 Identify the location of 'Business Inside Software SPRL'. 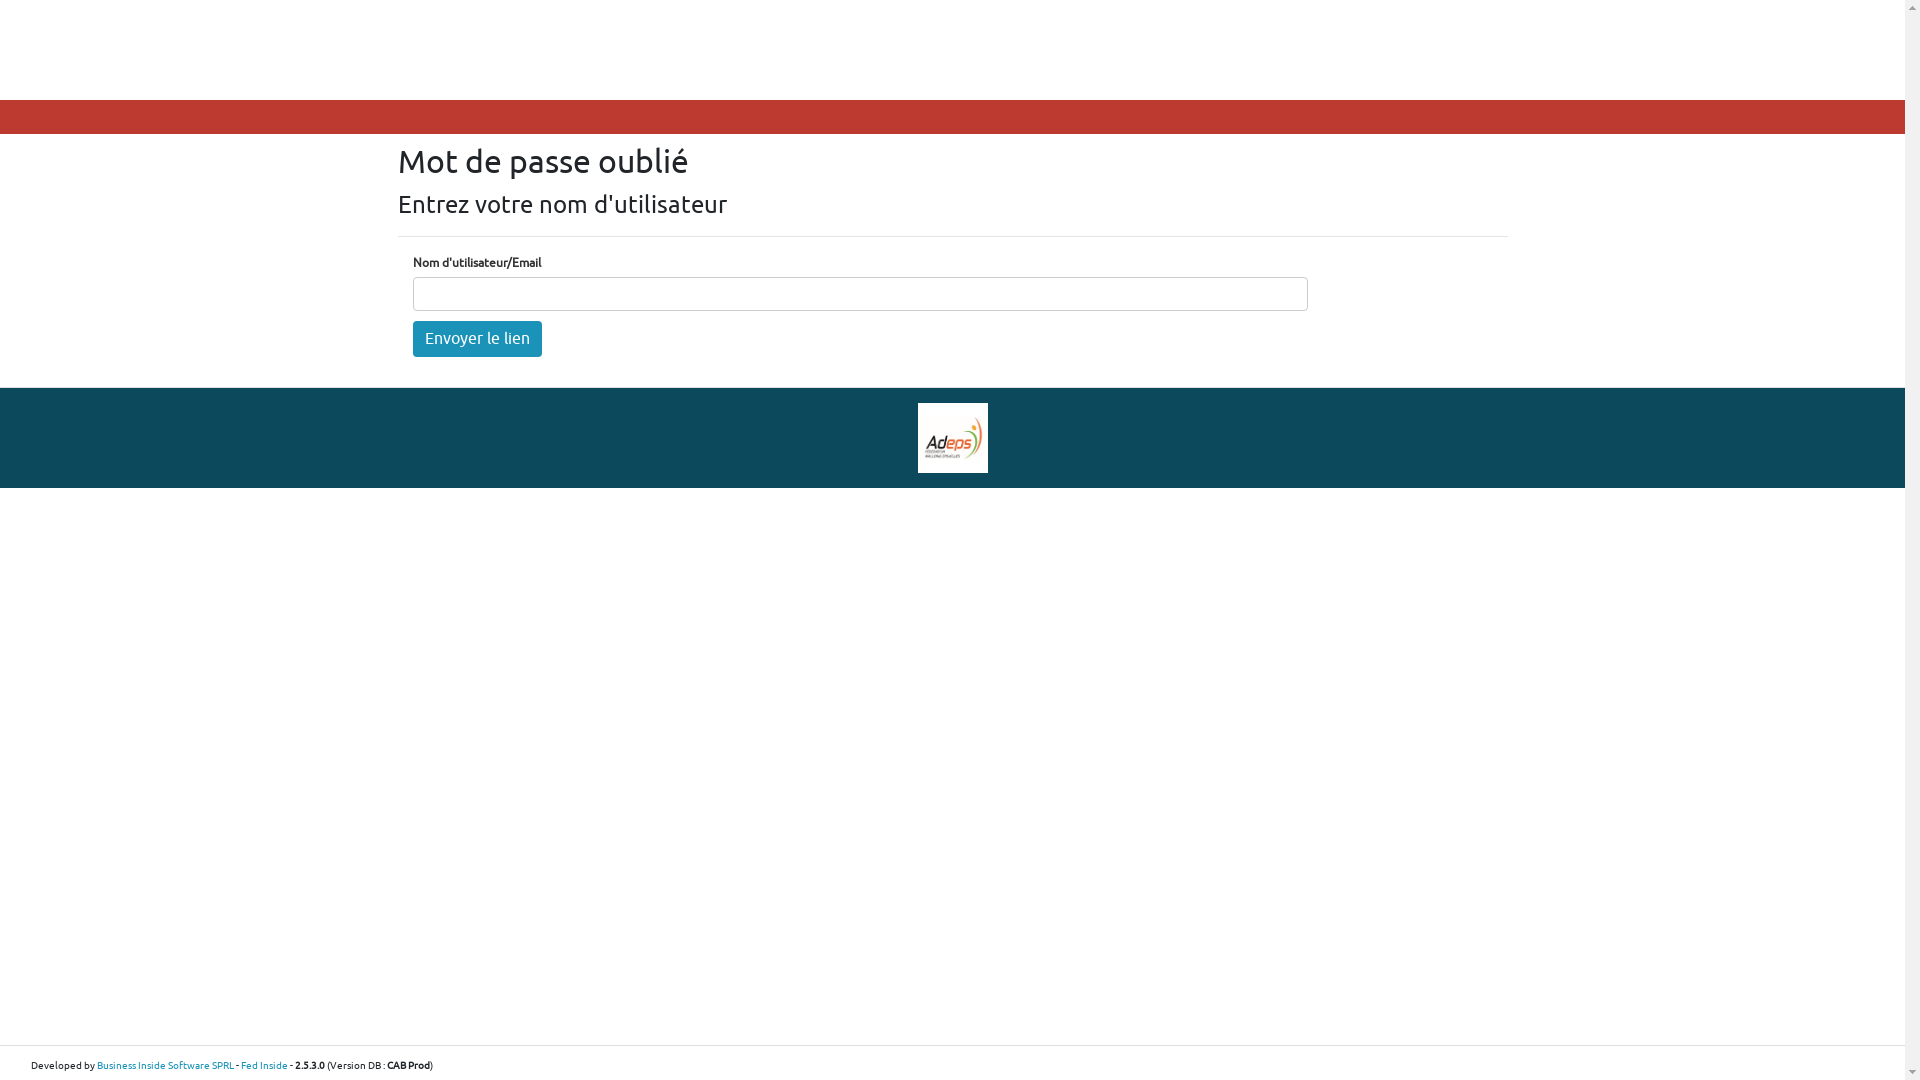
(165, 1064).